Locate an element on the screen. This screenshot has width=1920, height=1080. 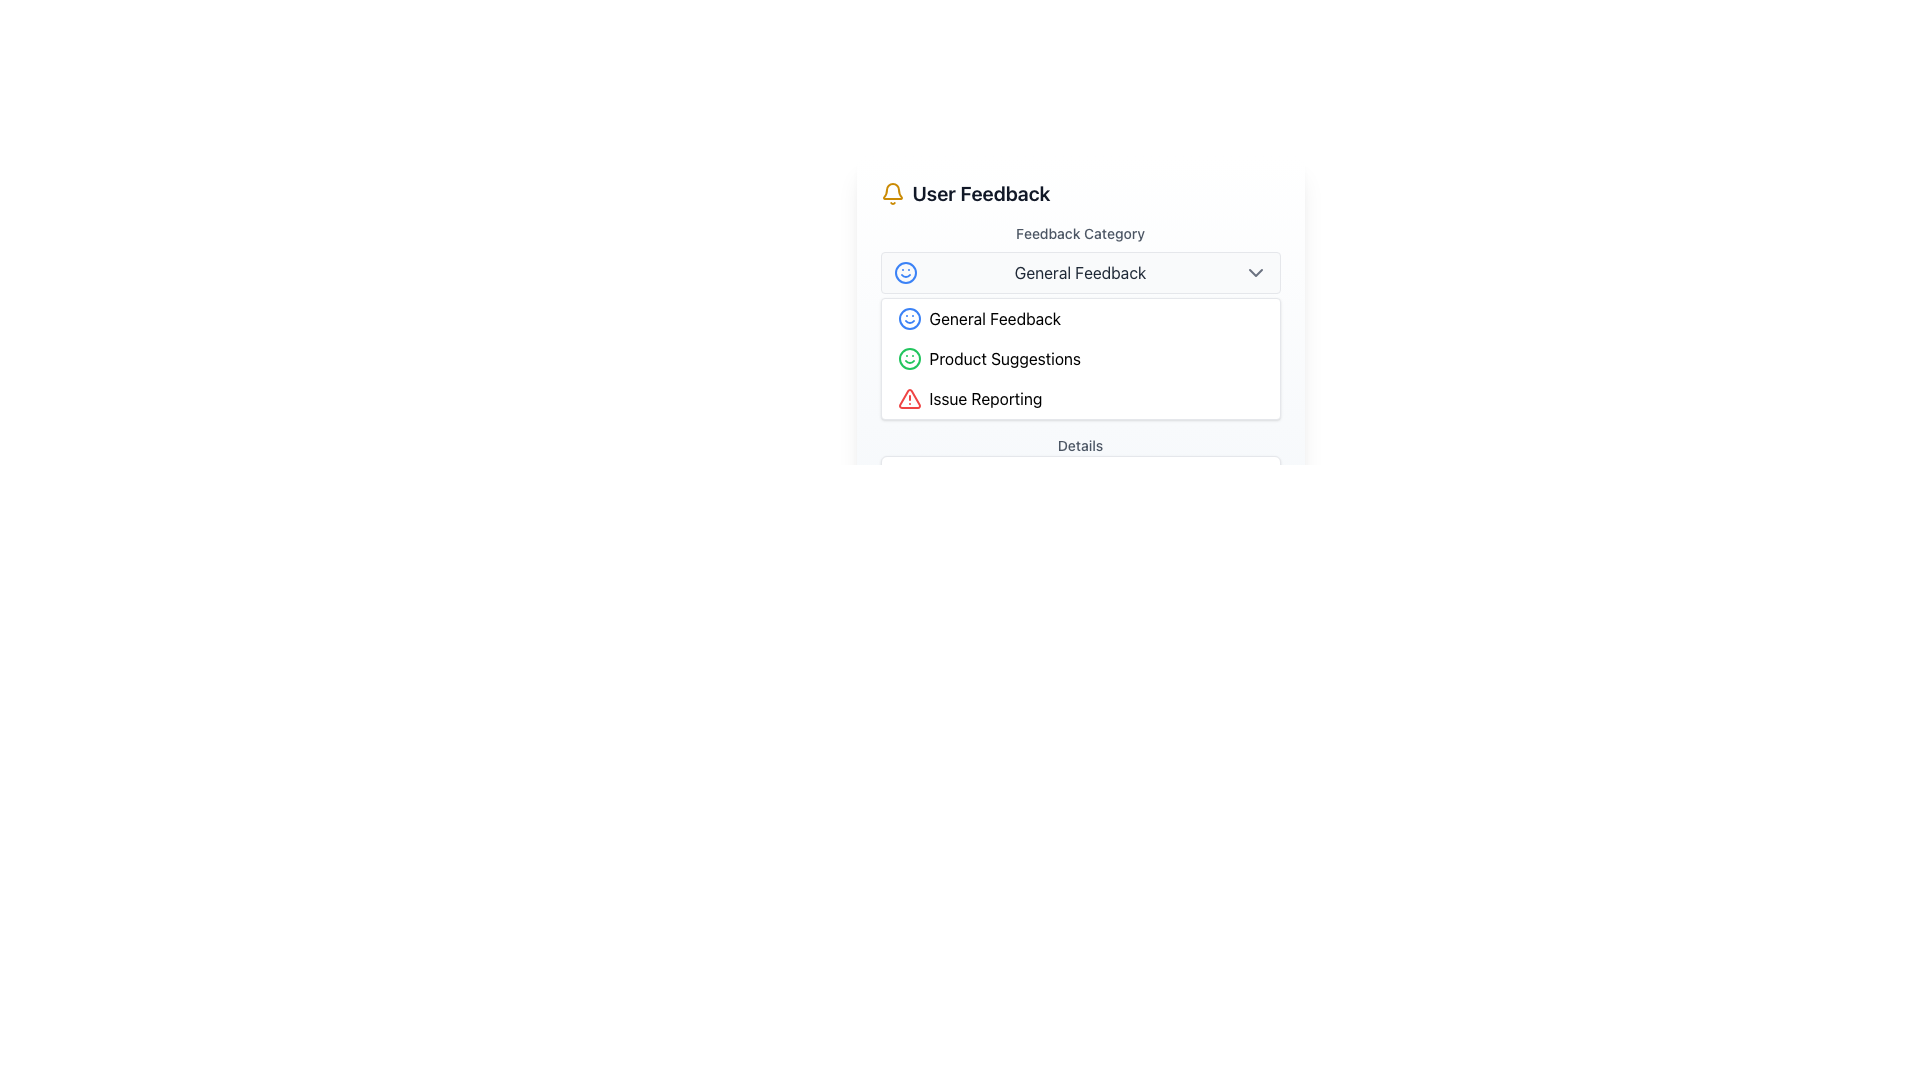
the 'Issue Reporting' selectable list item, which features a red warning triangle icon followed by the text is located at coordinates (1079, 398).